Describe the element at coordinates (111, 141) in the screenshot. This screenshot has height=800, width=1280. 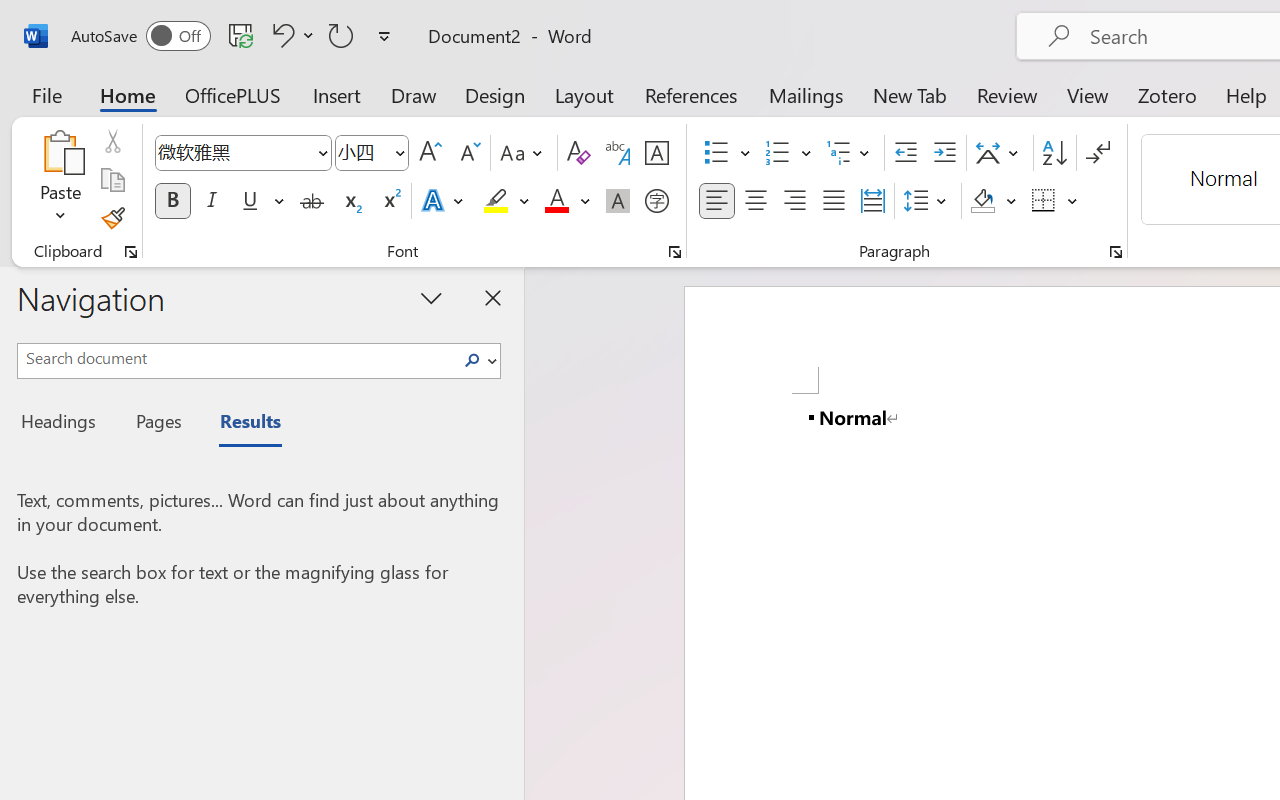
I see `'Cut'` at that location.